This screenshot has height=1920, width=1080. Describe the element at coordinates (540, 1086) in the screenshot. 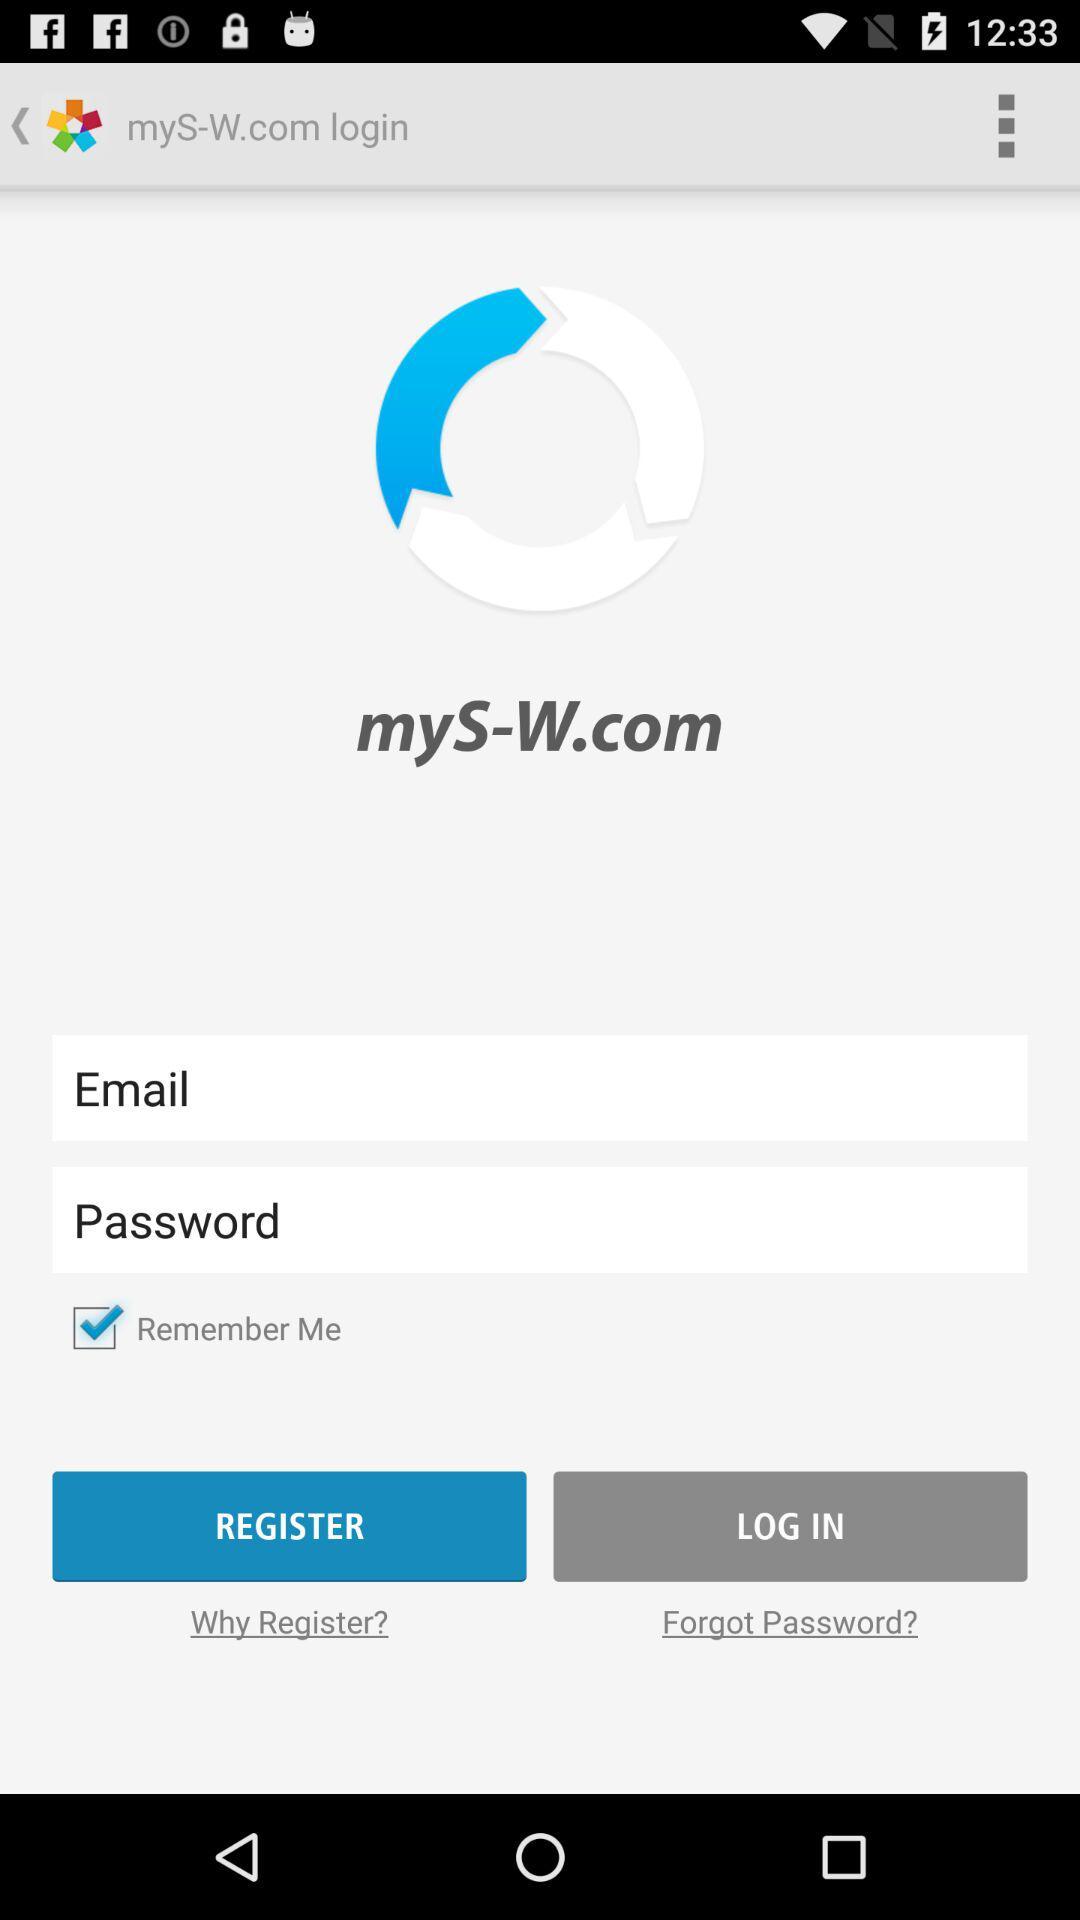

I see `type email` at that location.